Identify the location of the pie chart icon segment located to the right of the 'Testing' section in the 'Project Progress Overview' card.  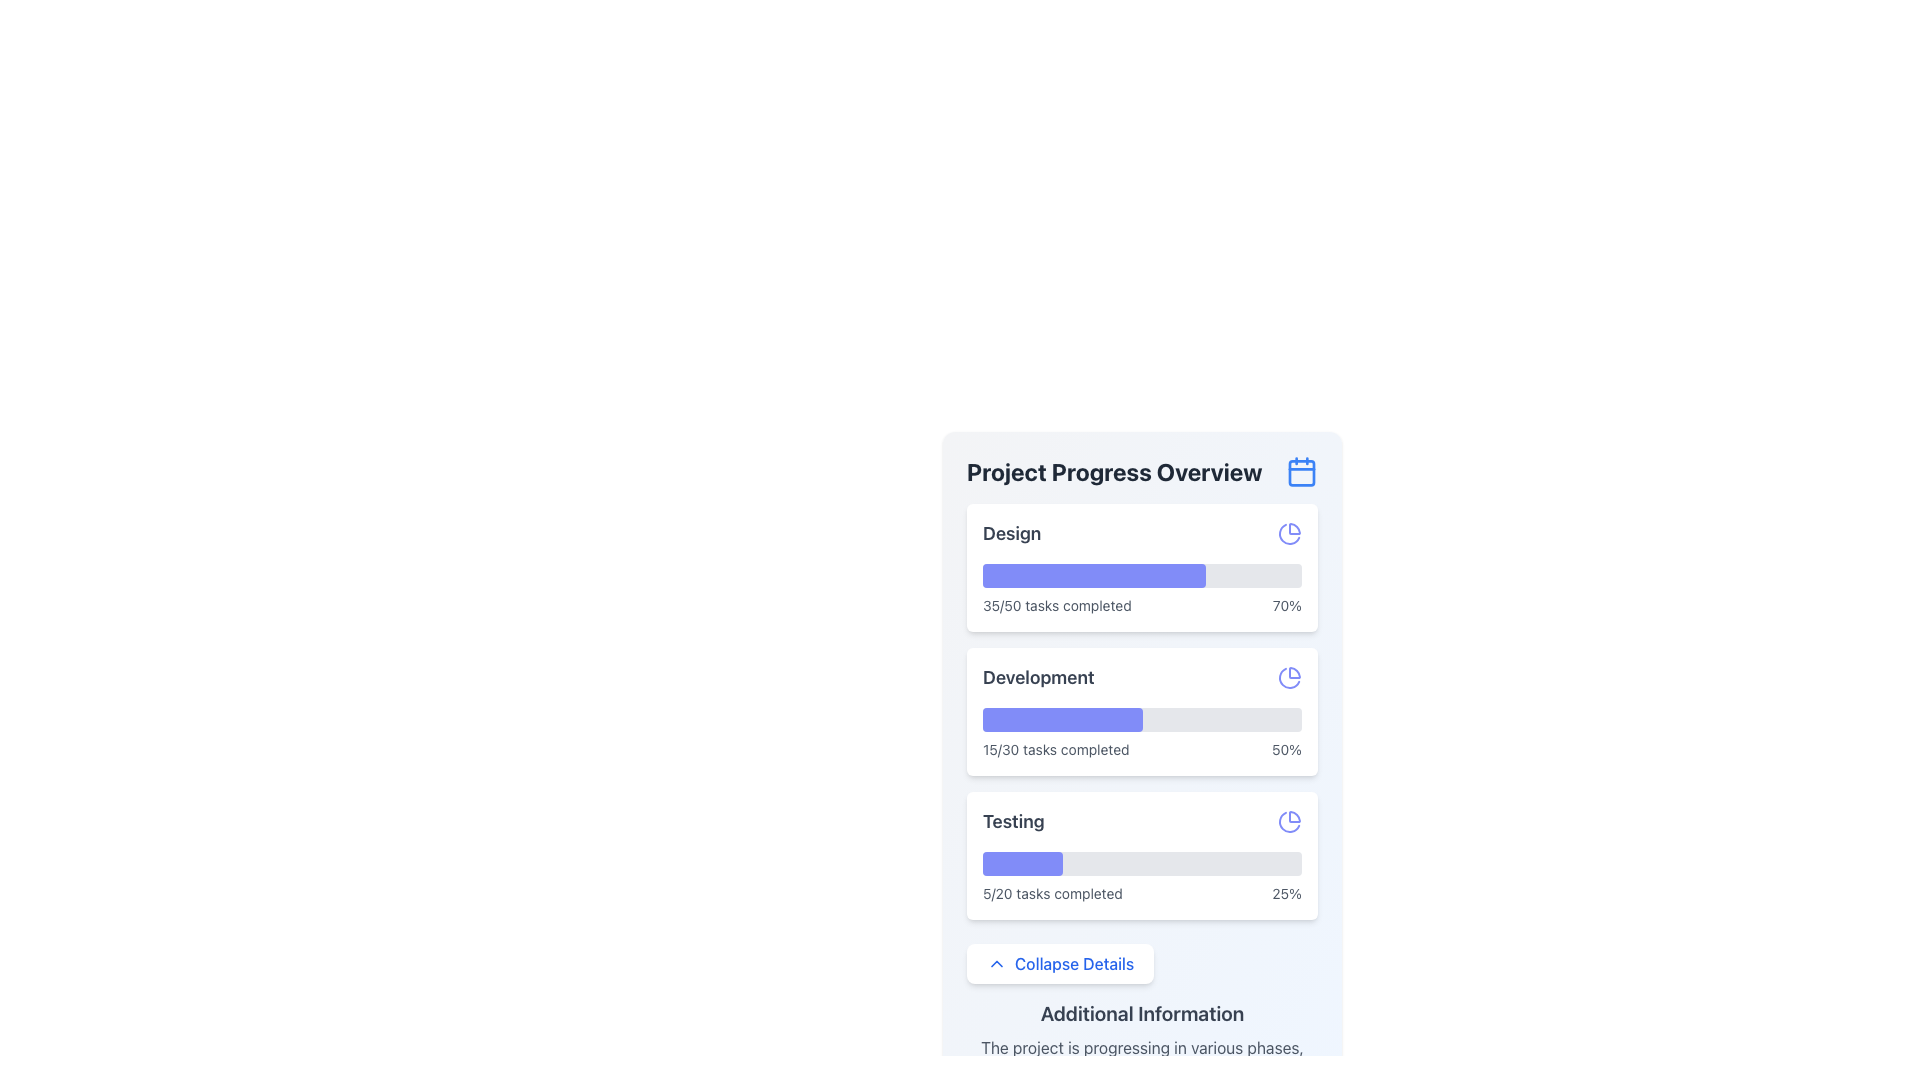
(1295, 817).